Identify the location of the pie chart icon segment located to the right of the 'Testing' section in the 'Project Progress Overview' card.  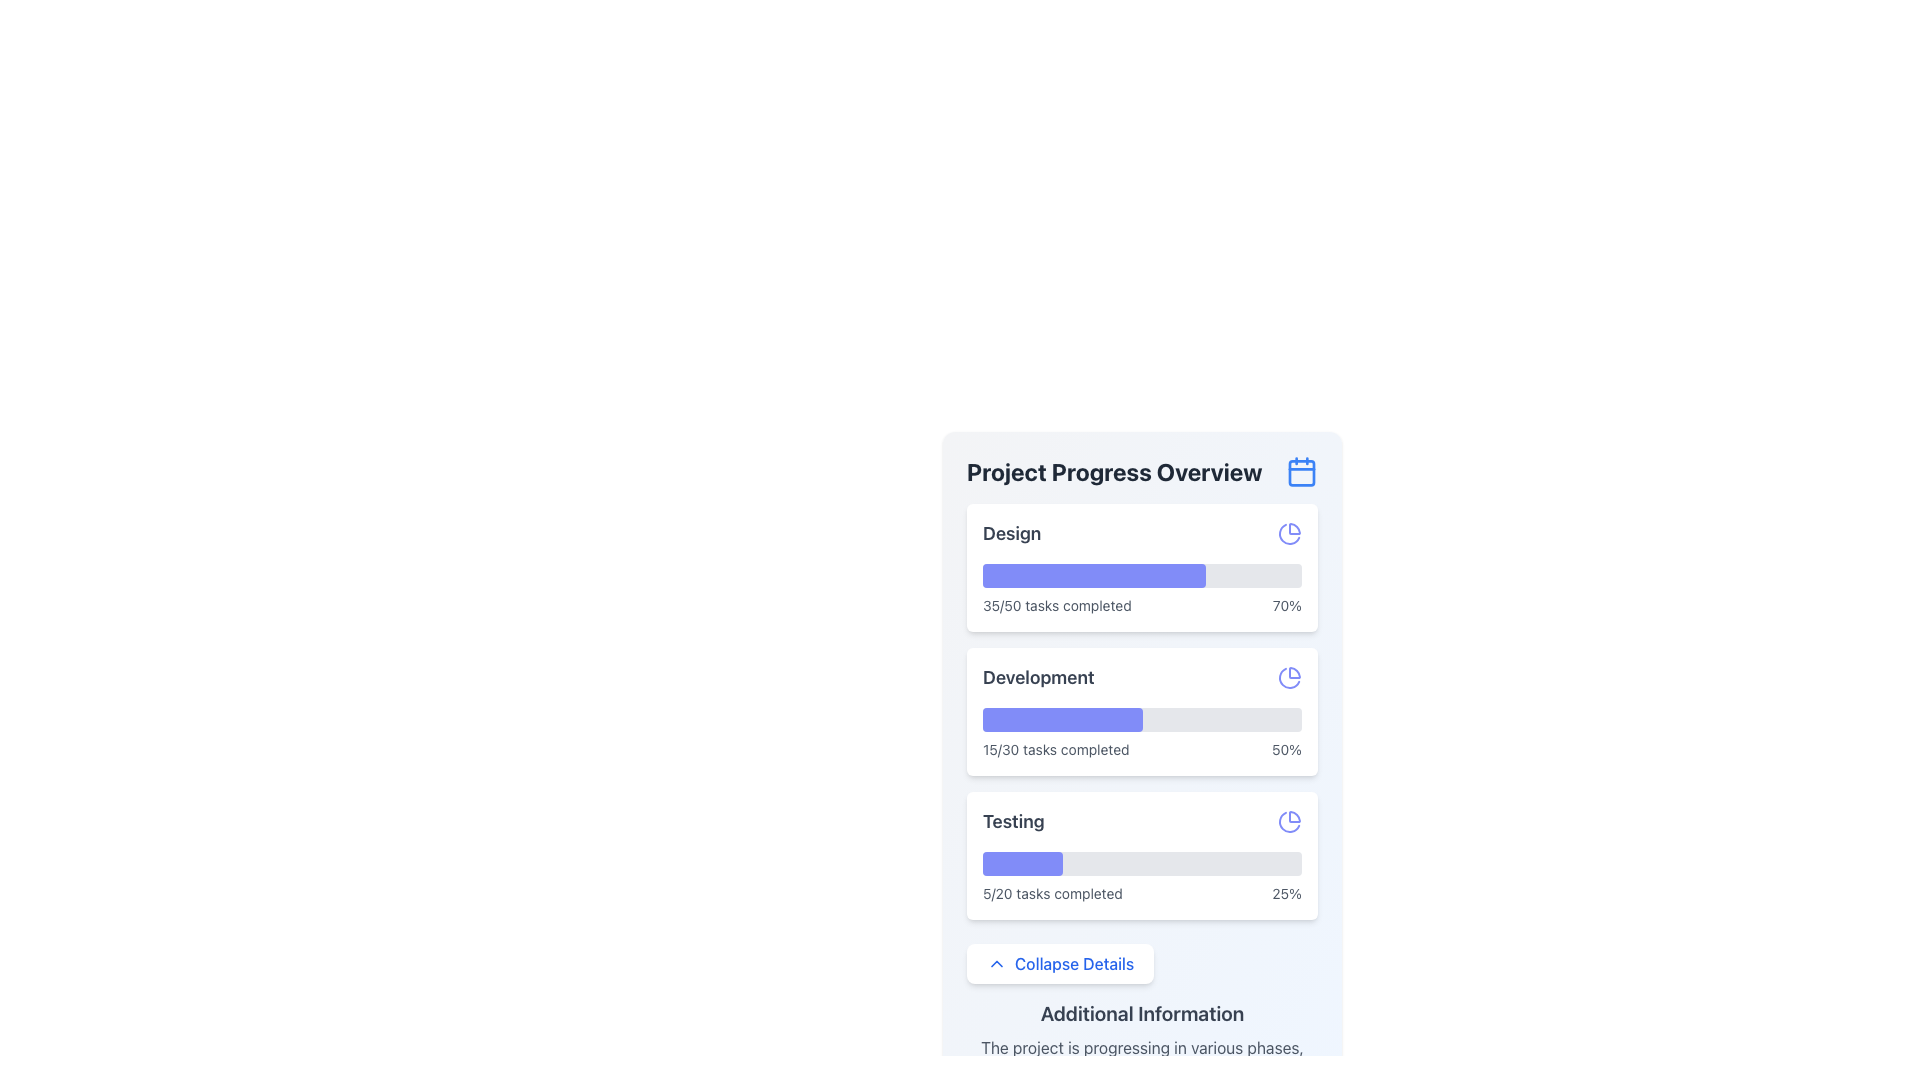
(1295, 817).